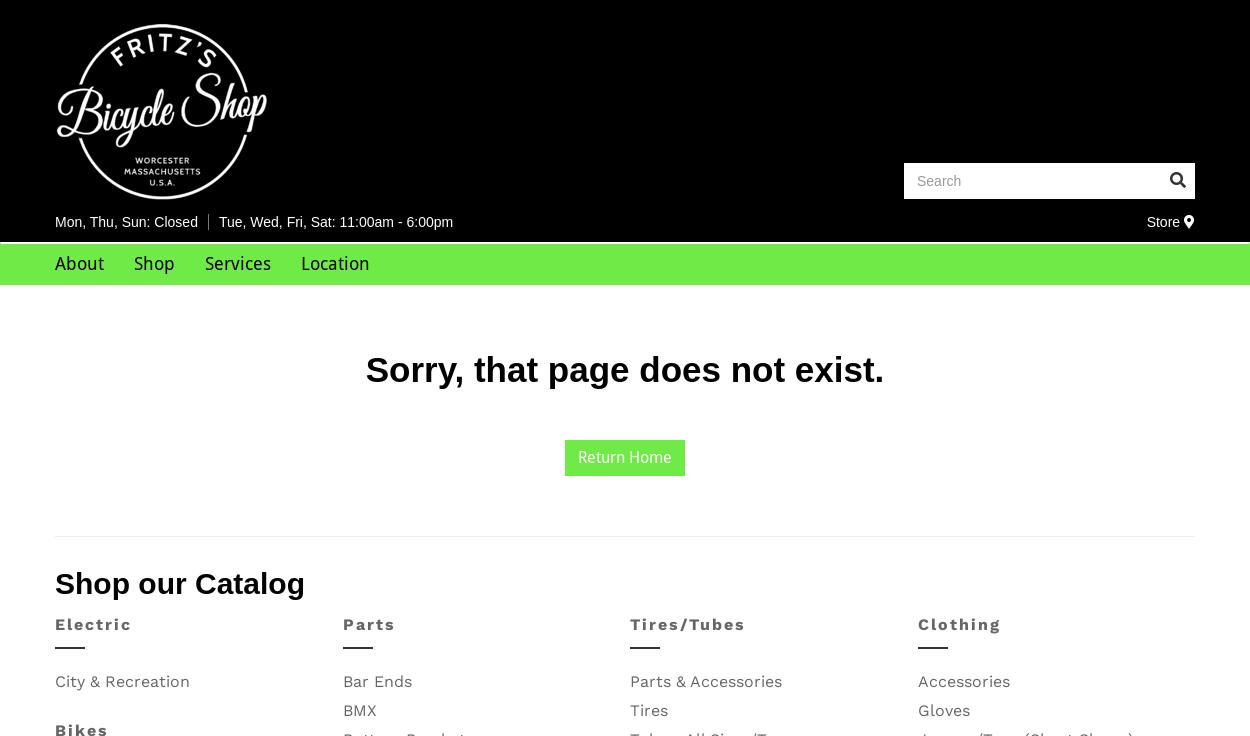 Image resolution: width=1250 pixels, height=736 pixels. What do you see at coordinates (96, 302) in the screenshot?
I see `'About Us'` at bounding box center [96, 302].